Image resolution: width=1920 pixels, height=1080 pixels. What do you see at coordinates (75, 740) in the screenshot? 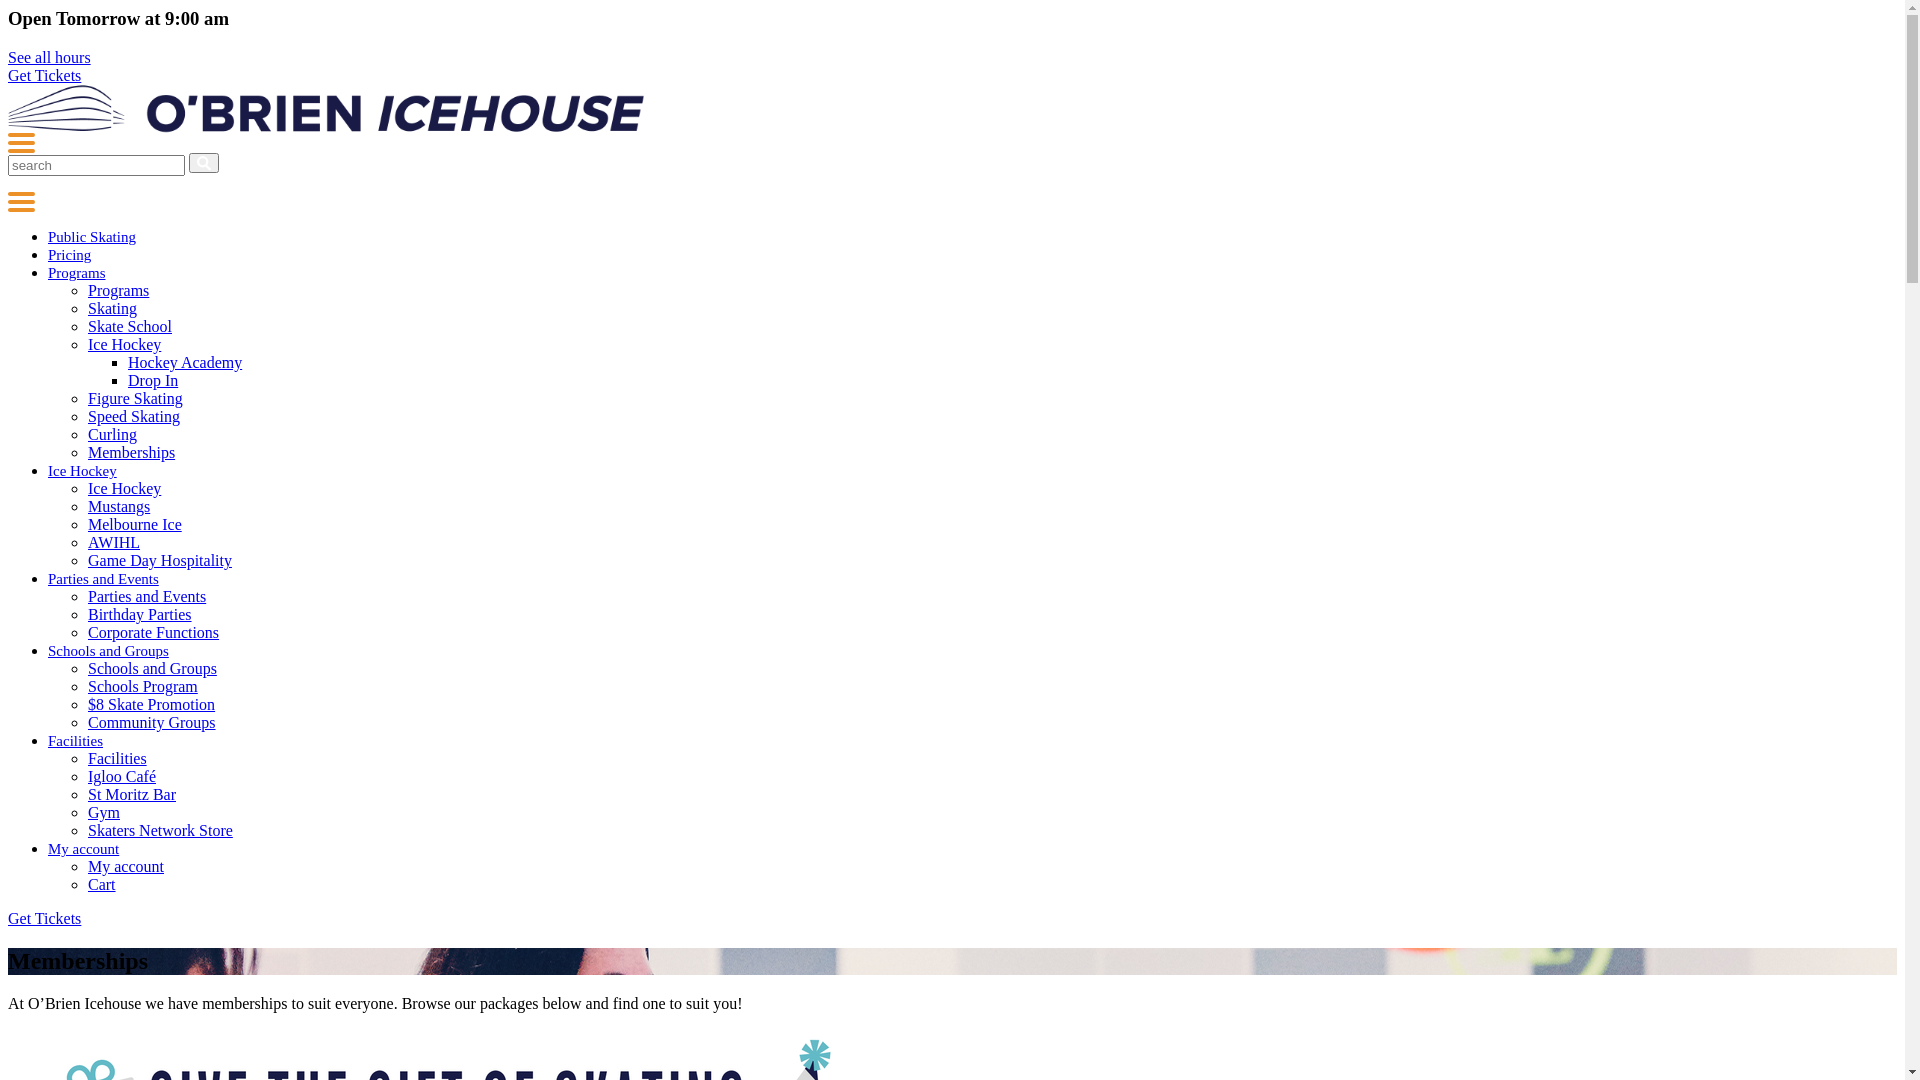
I see `'Facilities'` at bounding box center [75, 740].